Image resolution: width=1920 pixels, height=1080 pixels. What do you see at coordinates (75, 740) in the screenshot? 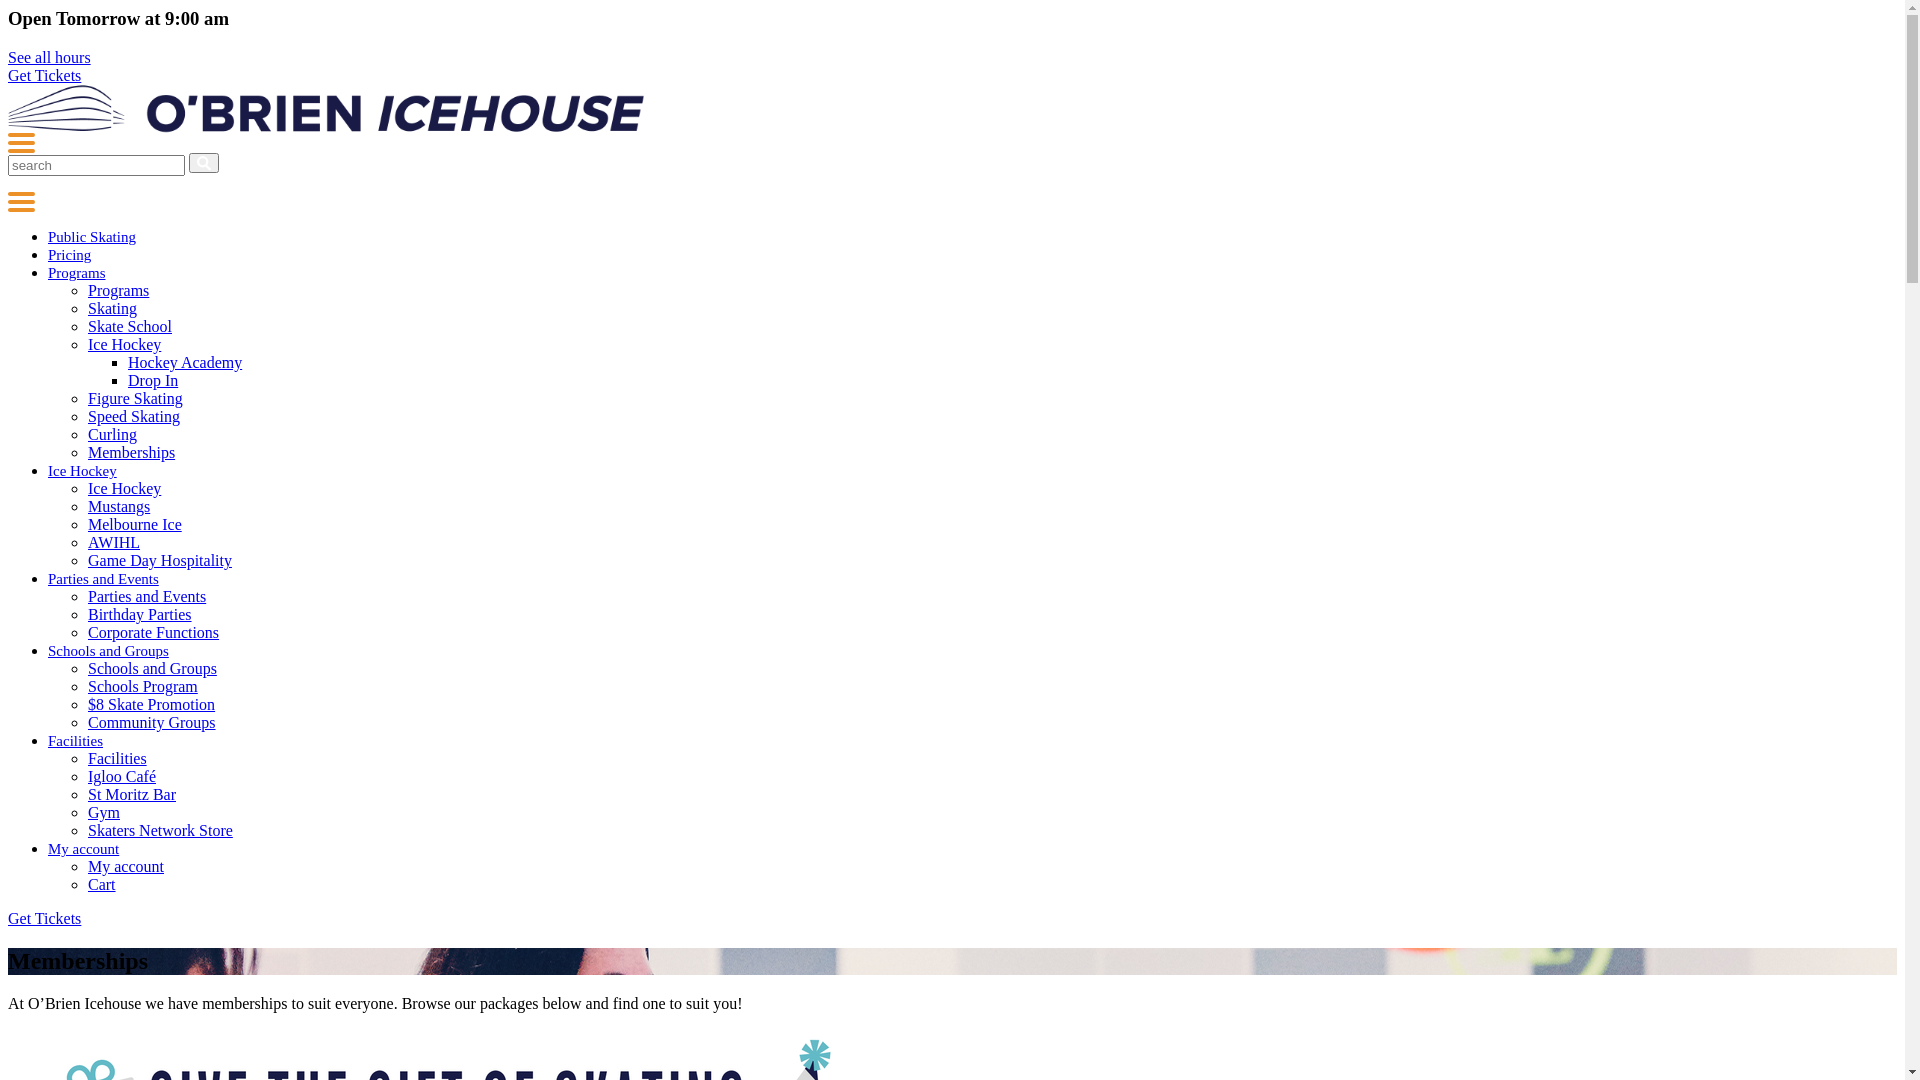
I see `'Facilities'` at bounding box center [75, 740].